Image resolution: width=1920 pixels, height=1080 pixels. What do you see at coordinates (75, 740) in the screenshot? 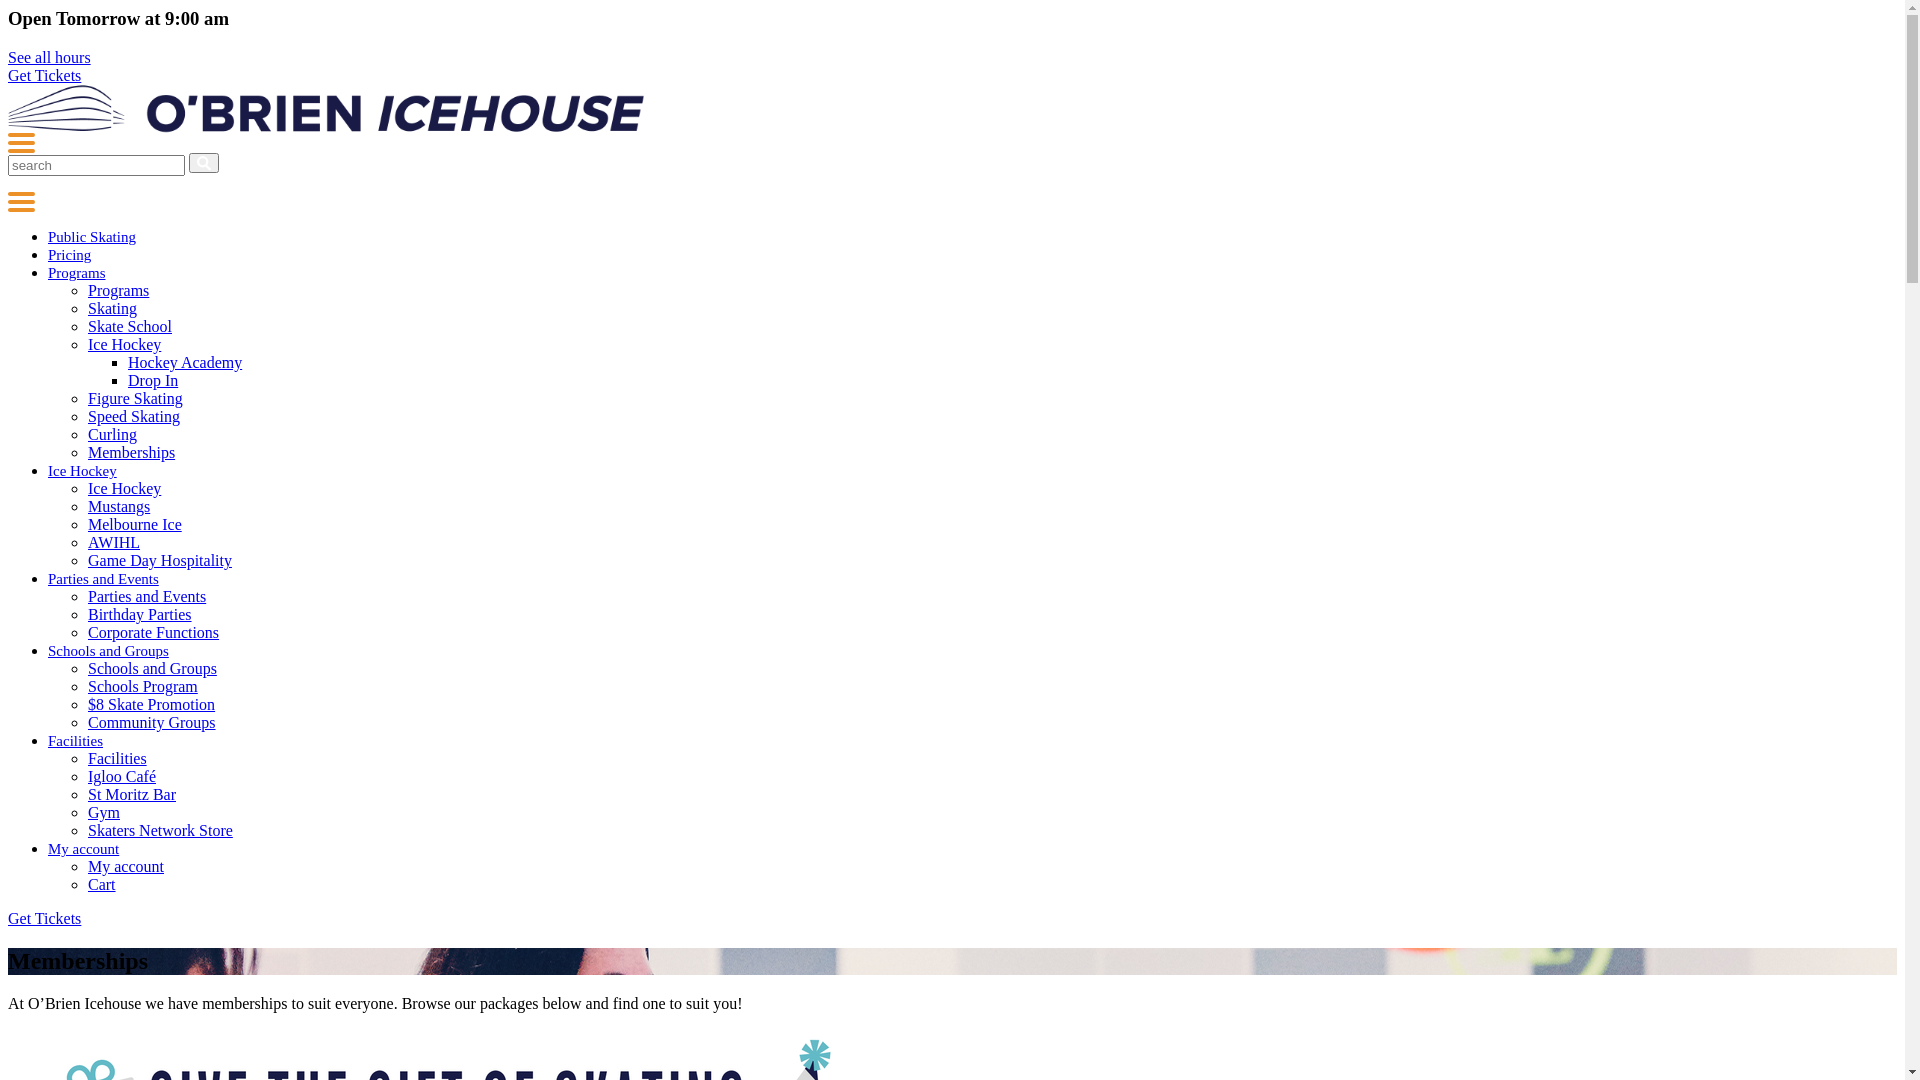
I see `'Facilities'` at bounding box center [75, 740].